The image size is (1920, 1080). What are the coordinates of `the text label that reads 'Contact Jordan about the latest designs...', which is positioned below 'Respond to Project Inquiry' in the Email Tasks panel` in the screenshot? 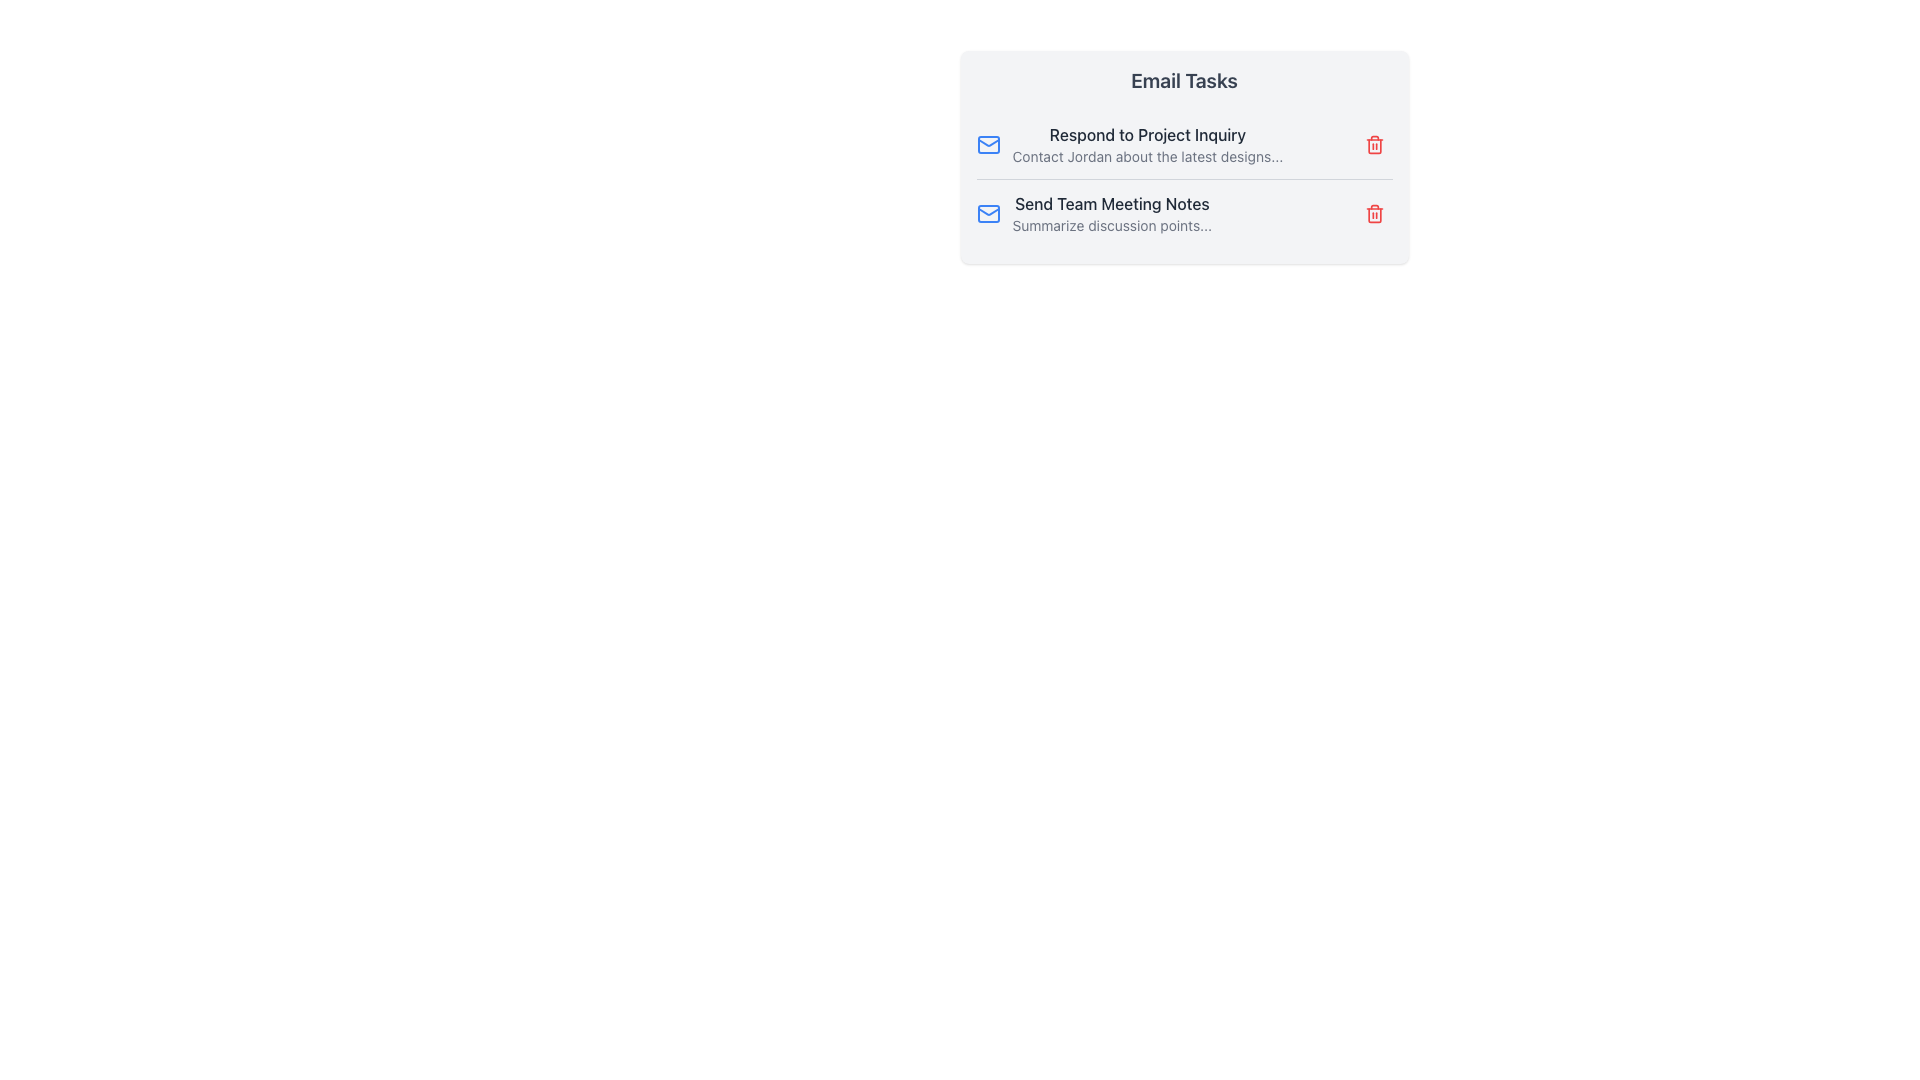 It's located at (1147, 156).